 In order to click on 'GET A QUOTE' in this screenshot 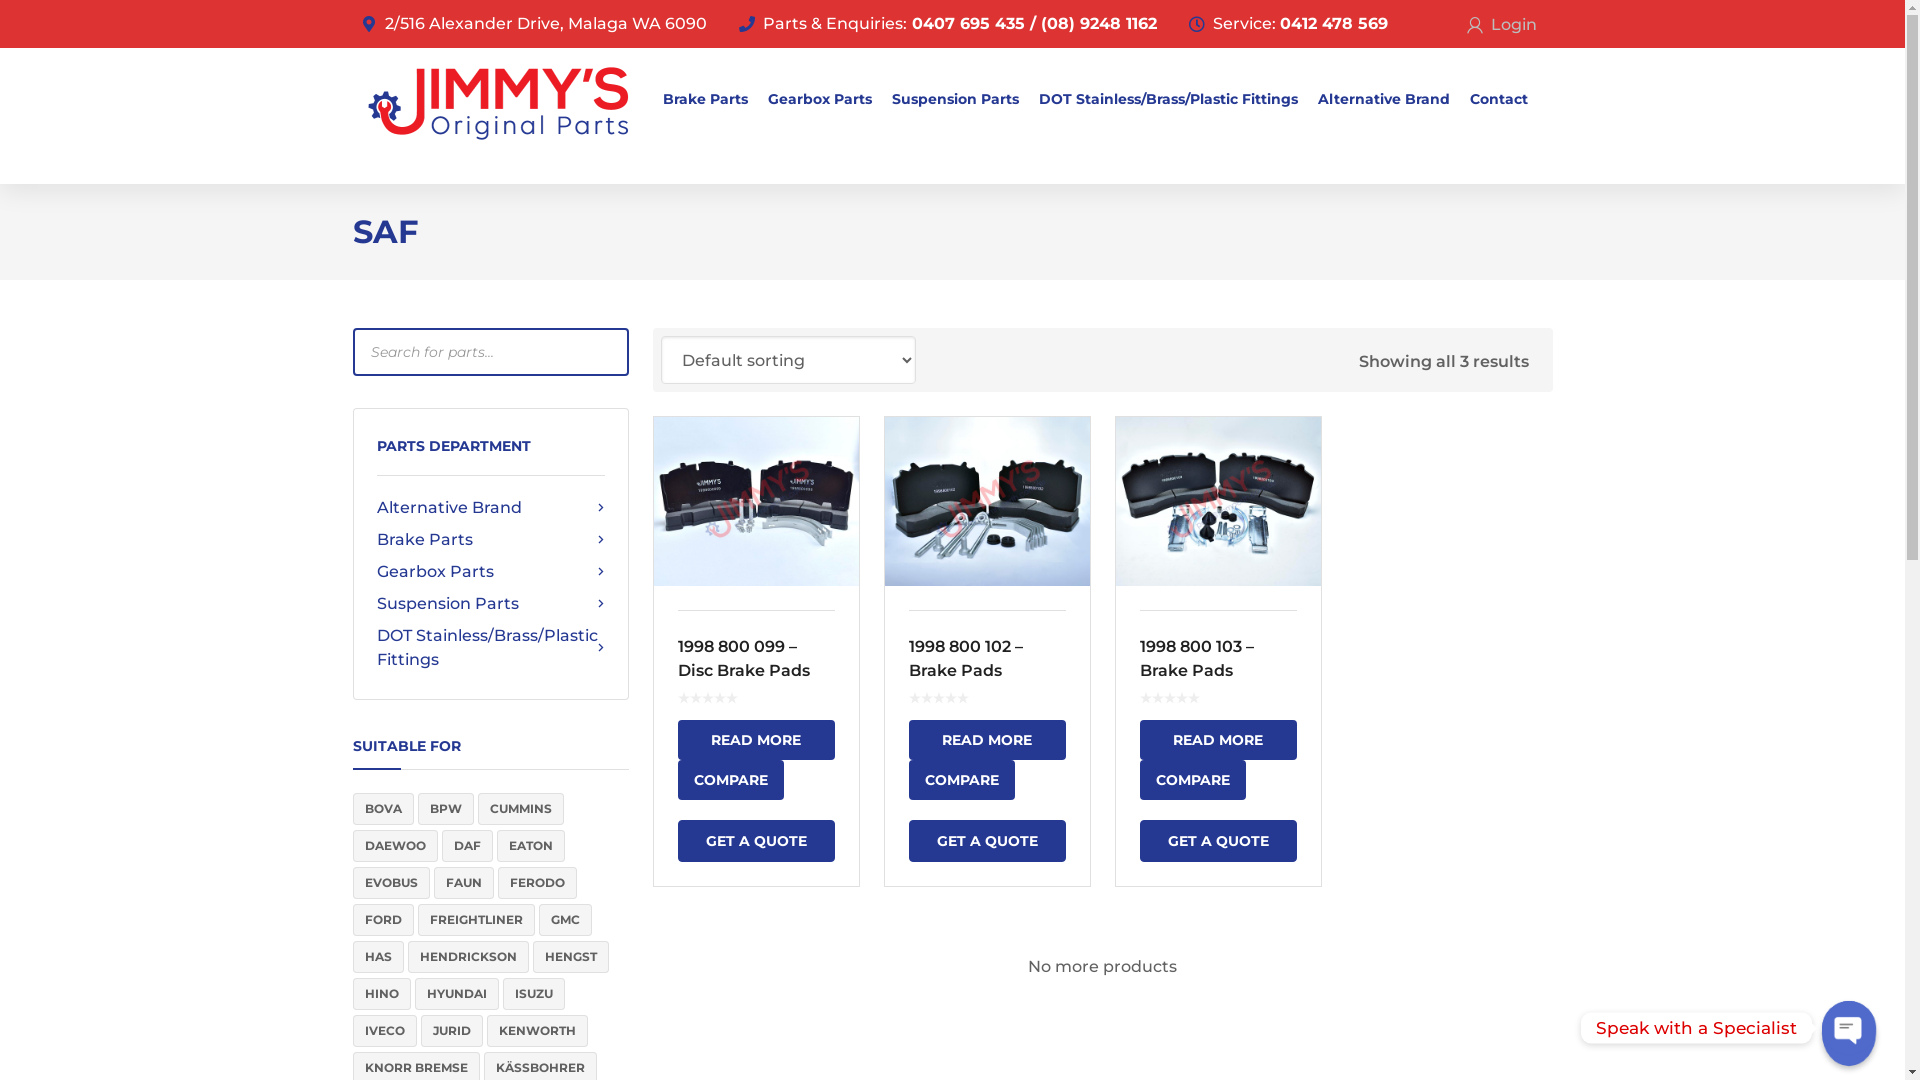, I will do `click(986, 840)`.